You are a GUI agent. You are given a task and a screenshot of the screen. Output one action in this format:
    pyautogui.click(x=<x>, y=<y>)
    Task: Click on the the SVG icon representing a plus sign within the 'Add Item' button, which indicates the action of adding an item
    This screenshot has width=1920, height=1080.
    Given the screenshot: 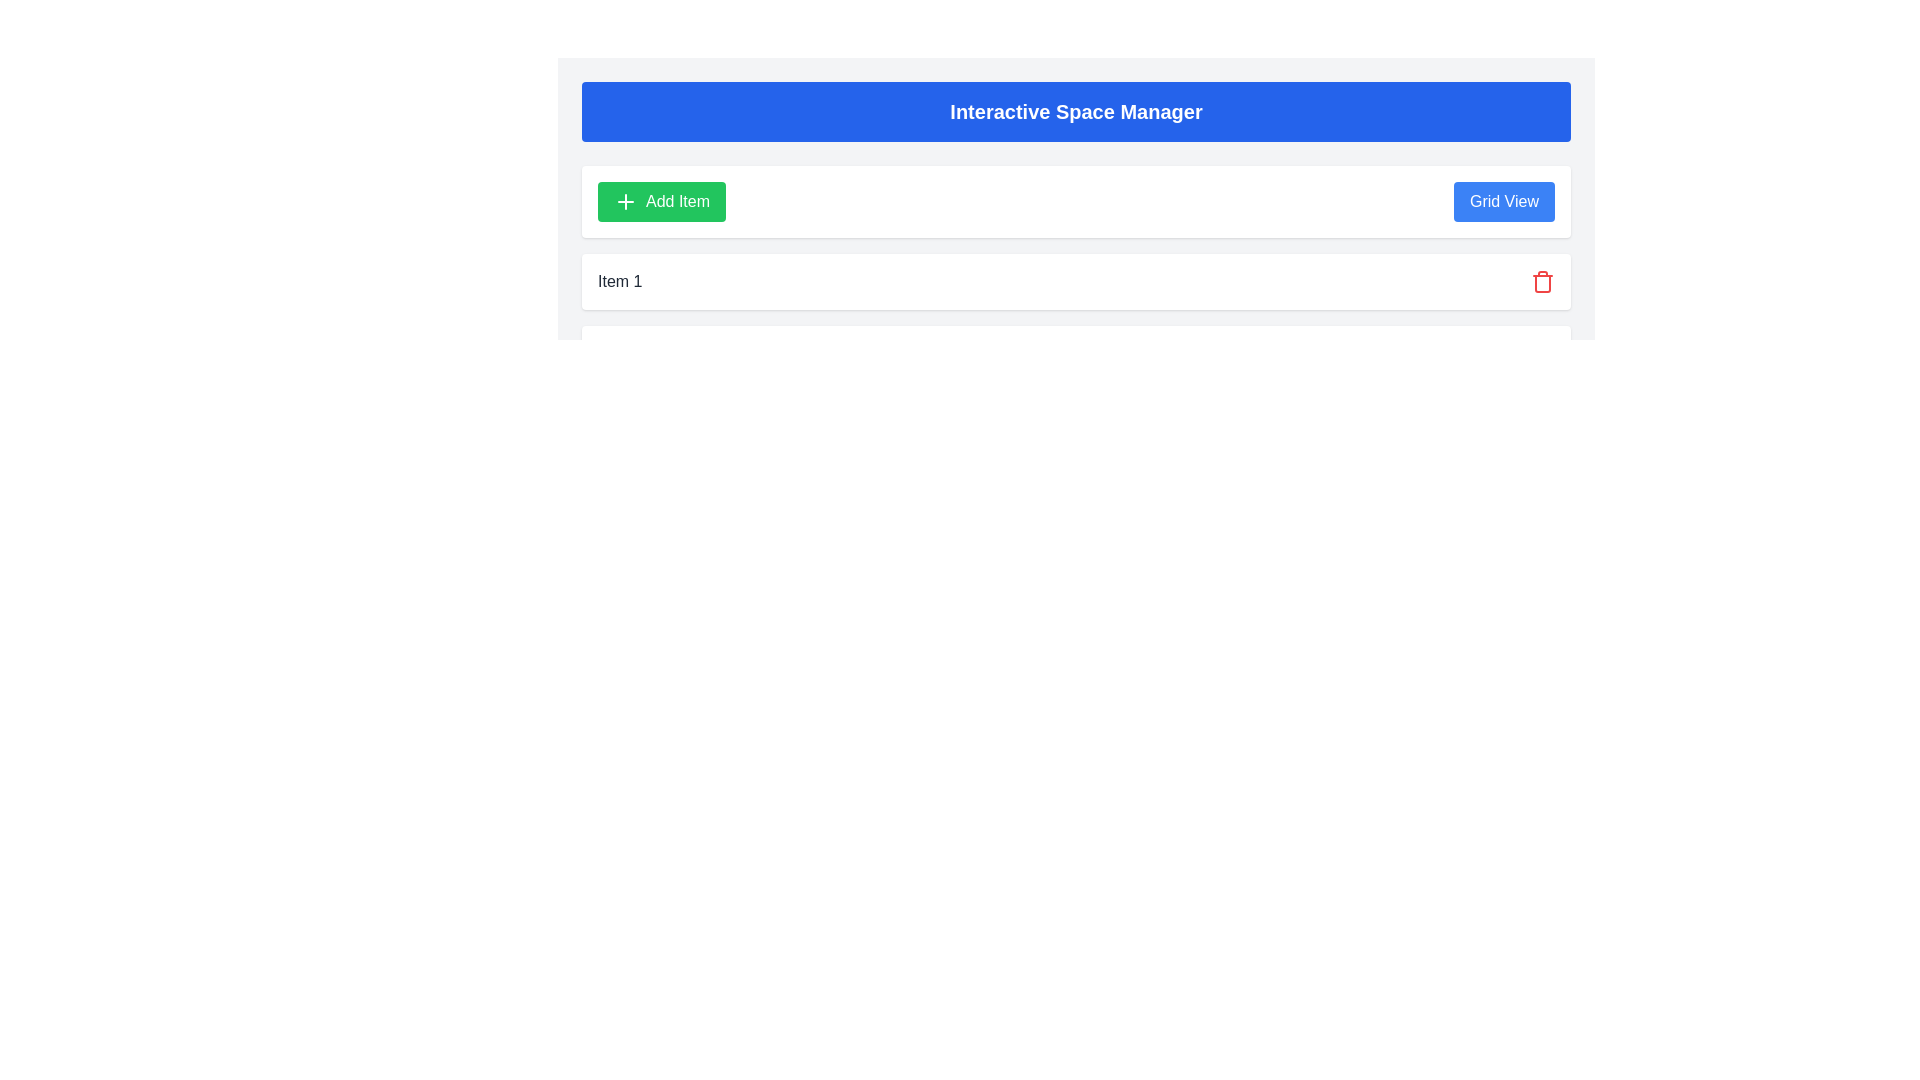 What is the action you would take?
    pyautogui.click(x=624, y=201)
    